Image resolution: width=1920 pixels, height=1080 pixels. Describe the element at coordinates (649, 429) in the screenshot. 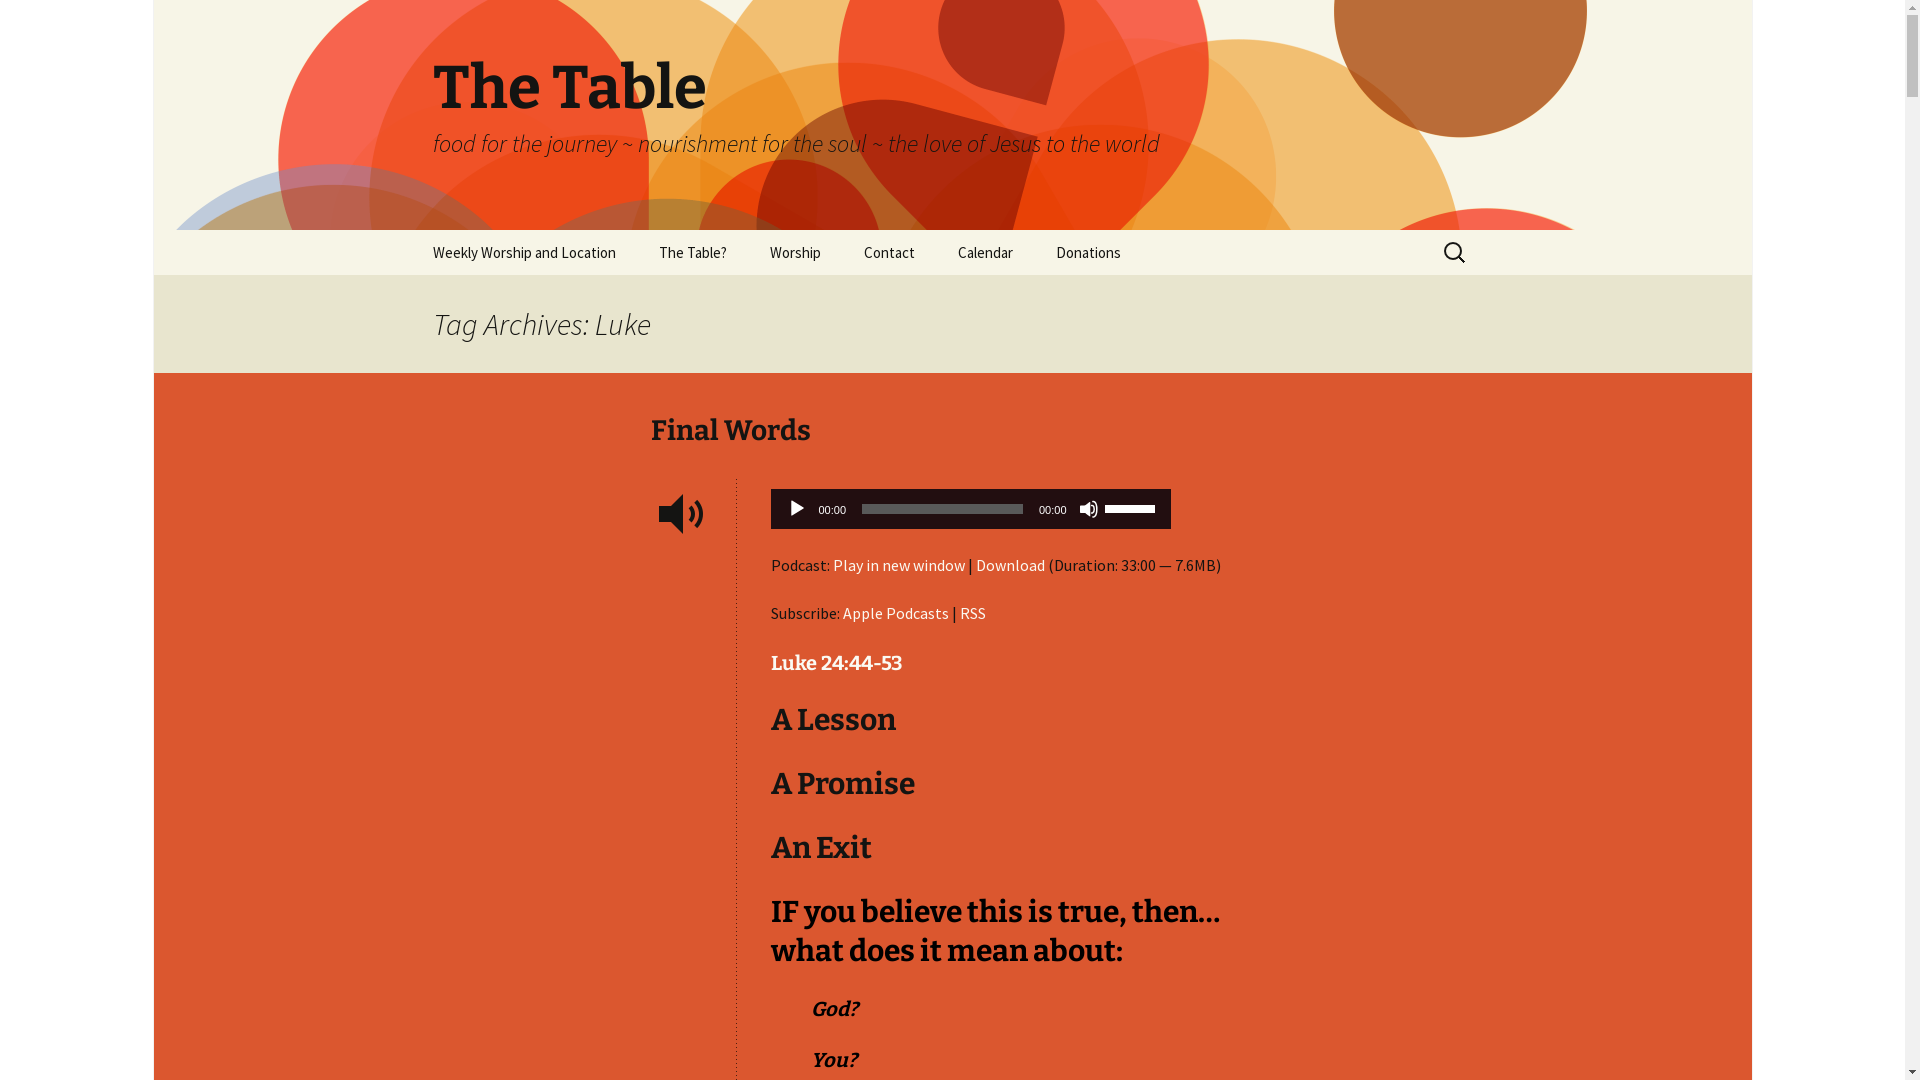

I see `'Final Words'` at that location.